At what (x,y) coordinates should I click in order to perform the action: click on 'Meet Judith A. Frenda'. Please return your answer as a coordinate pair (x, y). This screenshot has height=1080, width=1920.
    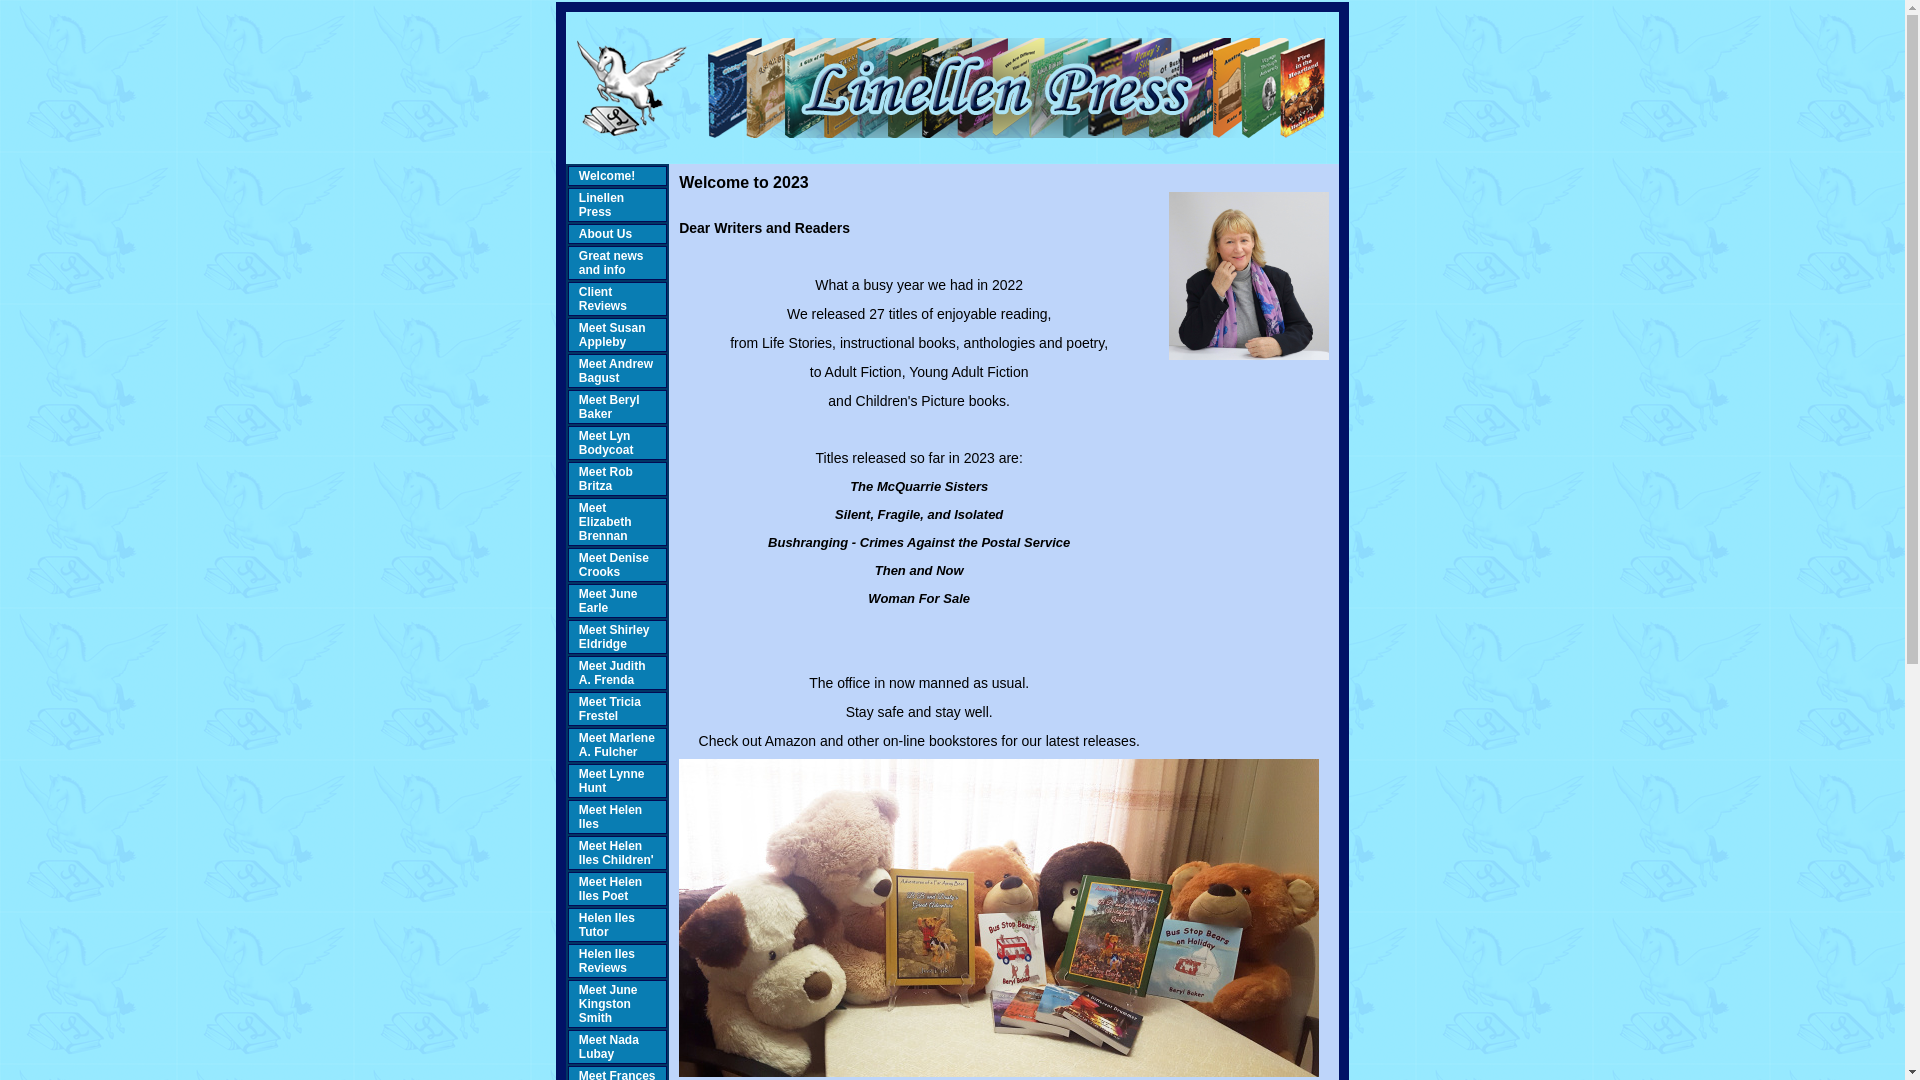
    Looking at the image, I should click on (611, 672).